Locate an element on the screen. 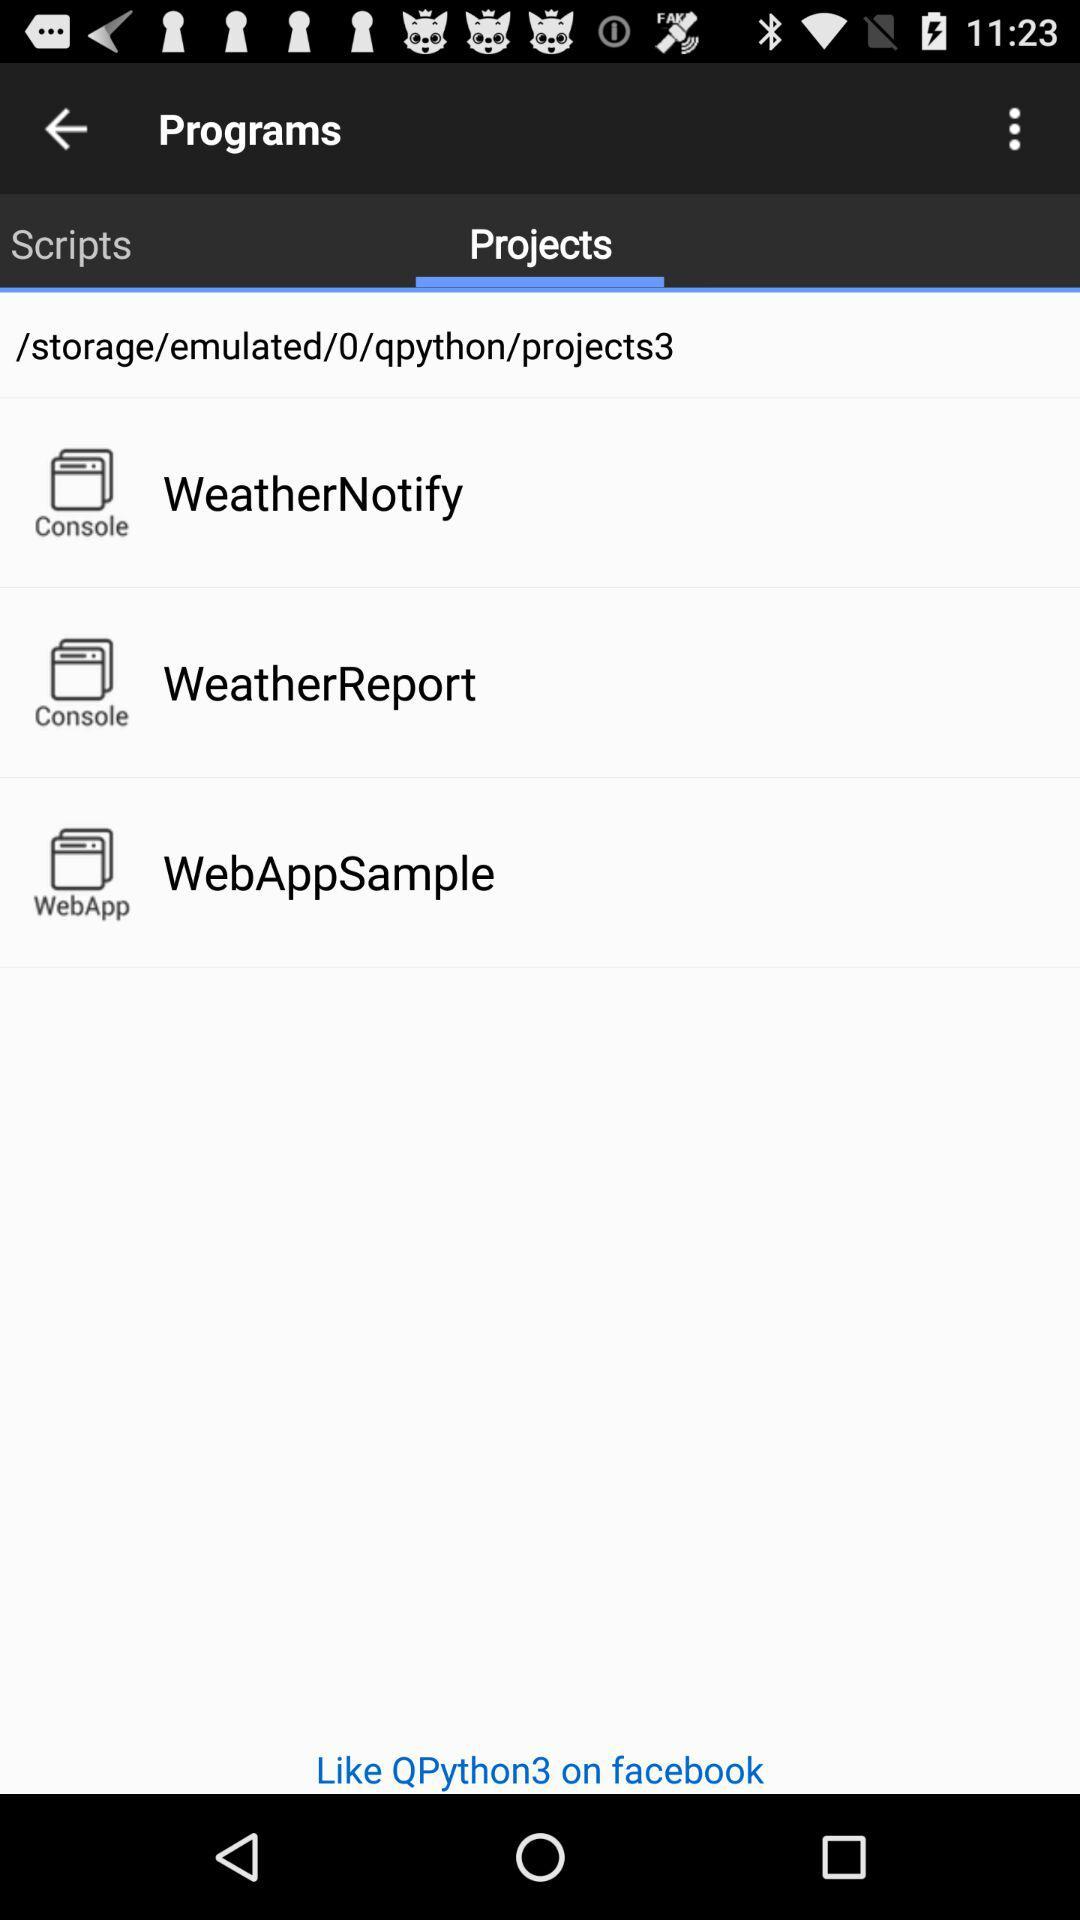  the web app option is located at coordinates (80, 872).